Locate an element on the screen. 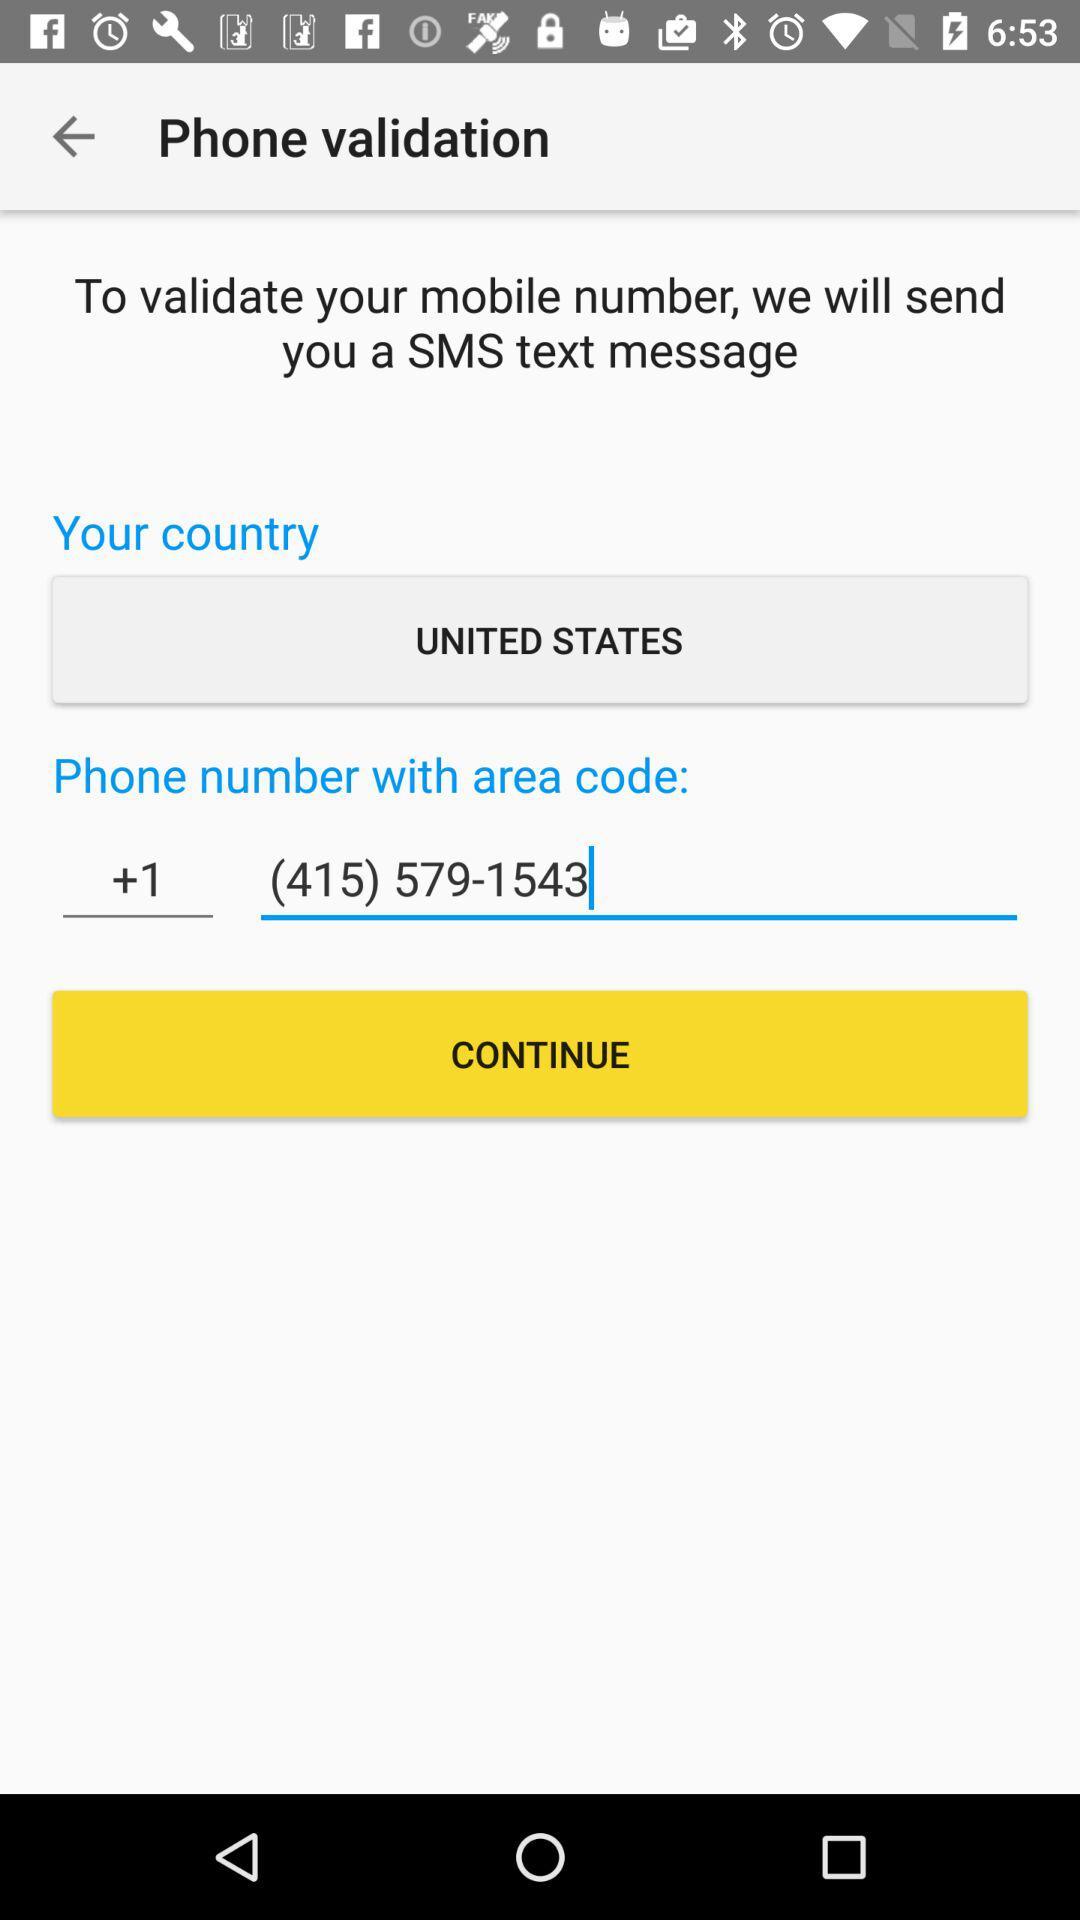 The height and width of the screenshot is (1920, 1080). (415) 579-1543 is located at coordinates (639, 878).